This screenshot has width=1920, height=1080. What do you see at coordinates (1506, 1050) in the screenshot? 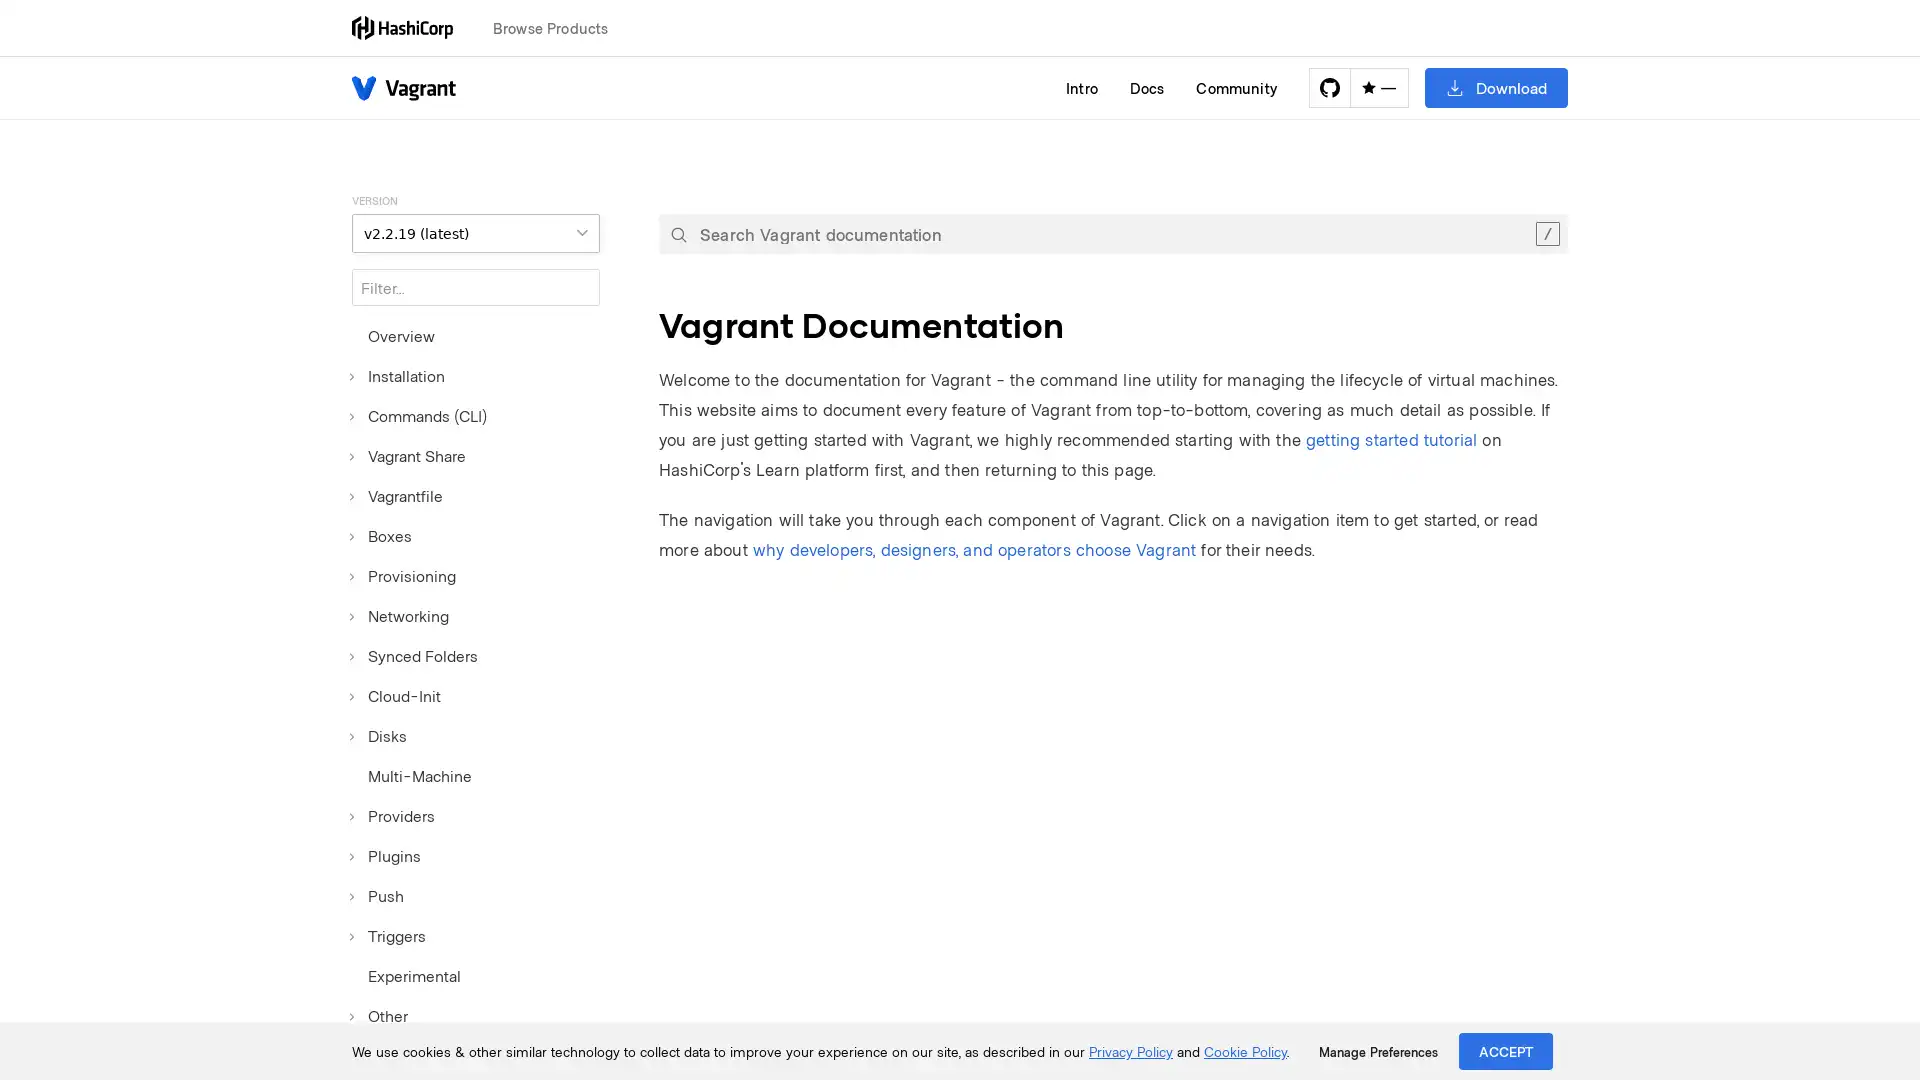
I see `ACCEPT` at bounding box center [1506, 1050].